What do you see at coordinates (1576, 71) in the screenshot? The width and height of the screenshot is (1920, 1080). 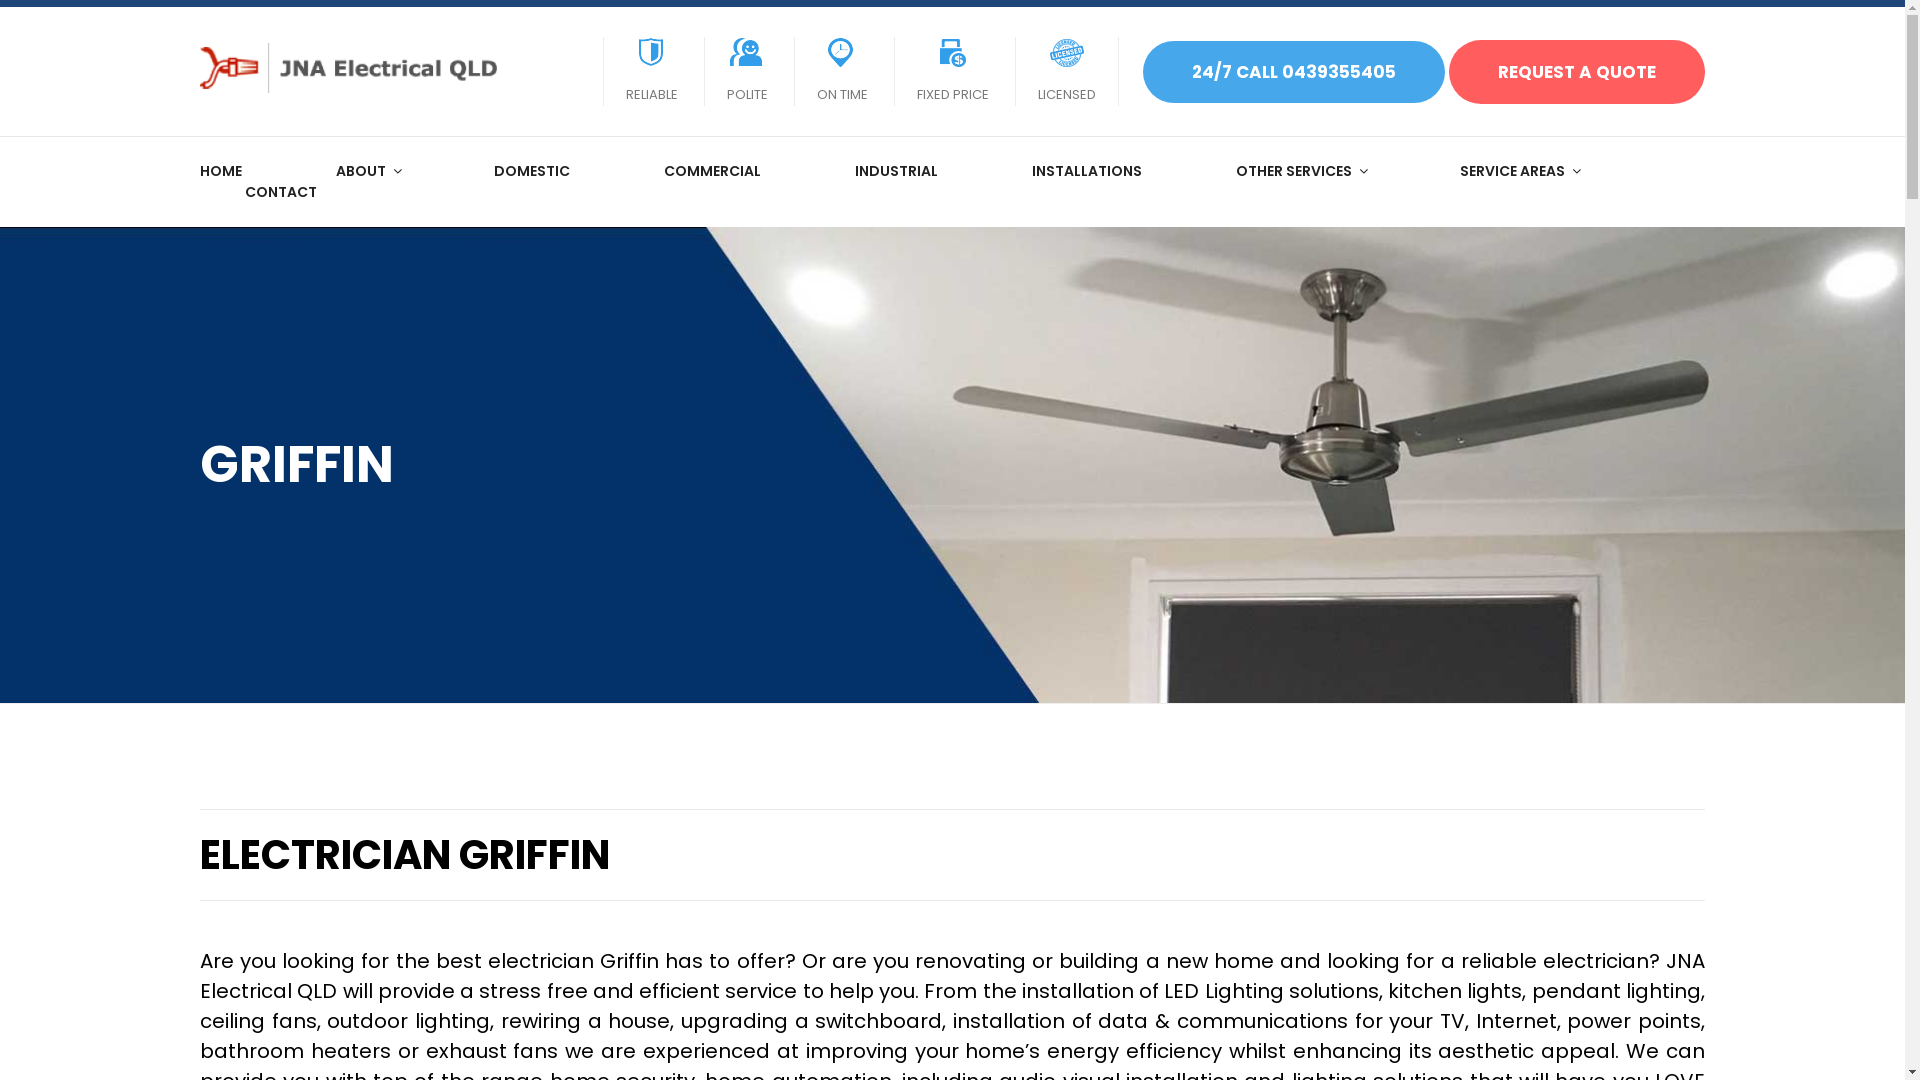 I see `'REQUEST A QUOTE'` at bounding box center [1576, 71].